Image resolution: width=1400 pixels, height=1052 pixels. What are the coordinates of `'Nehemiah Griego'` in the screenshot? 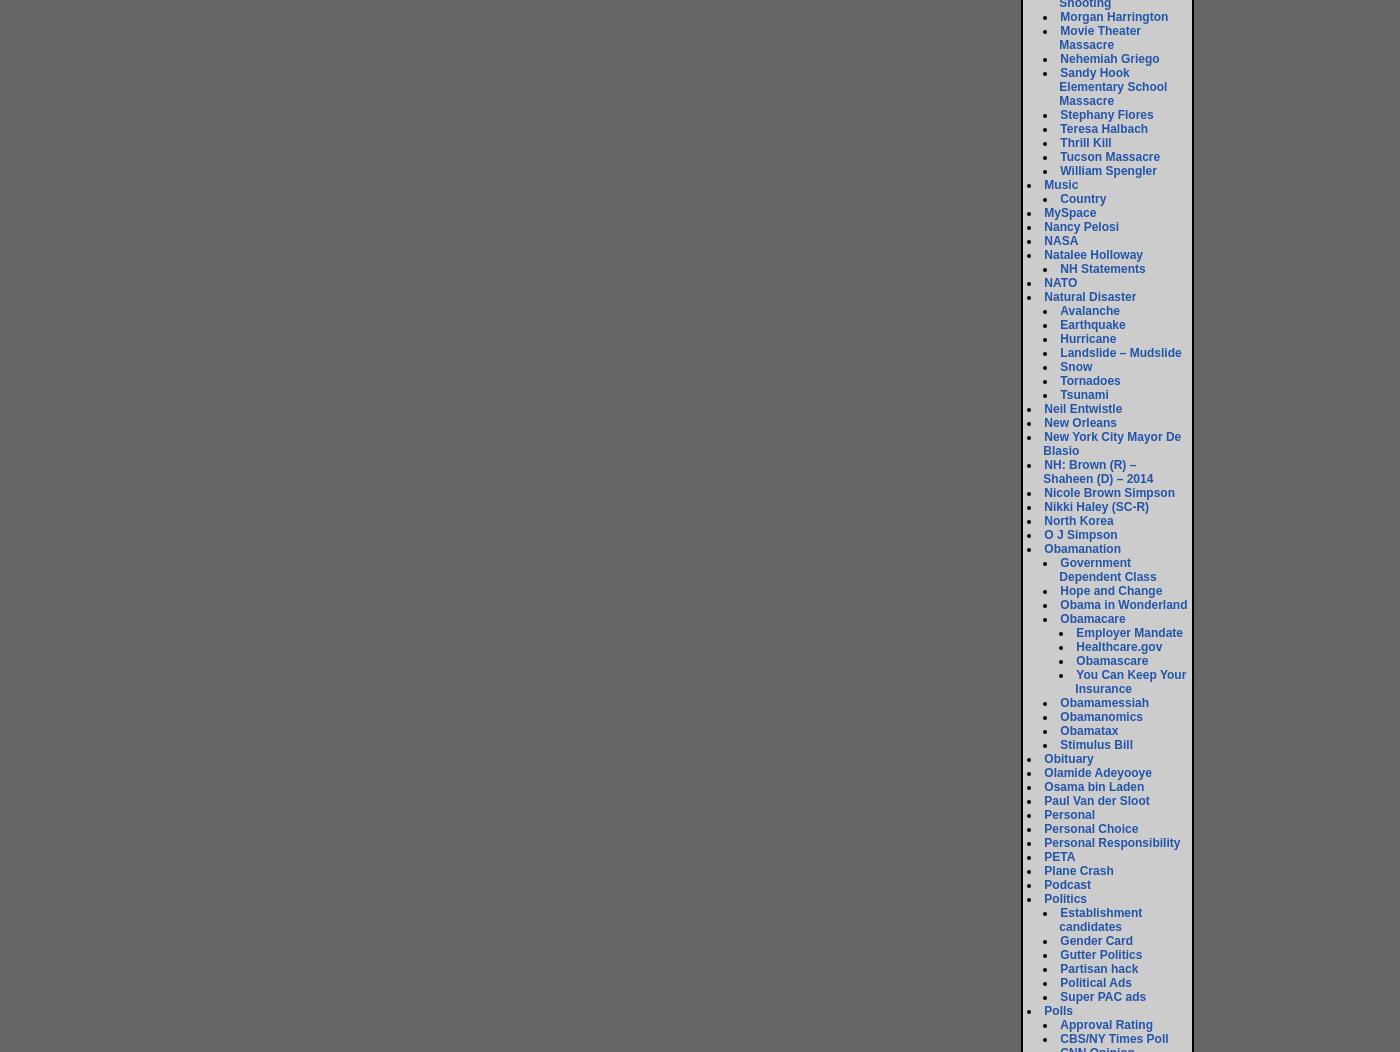 It's located at (1109, 58).